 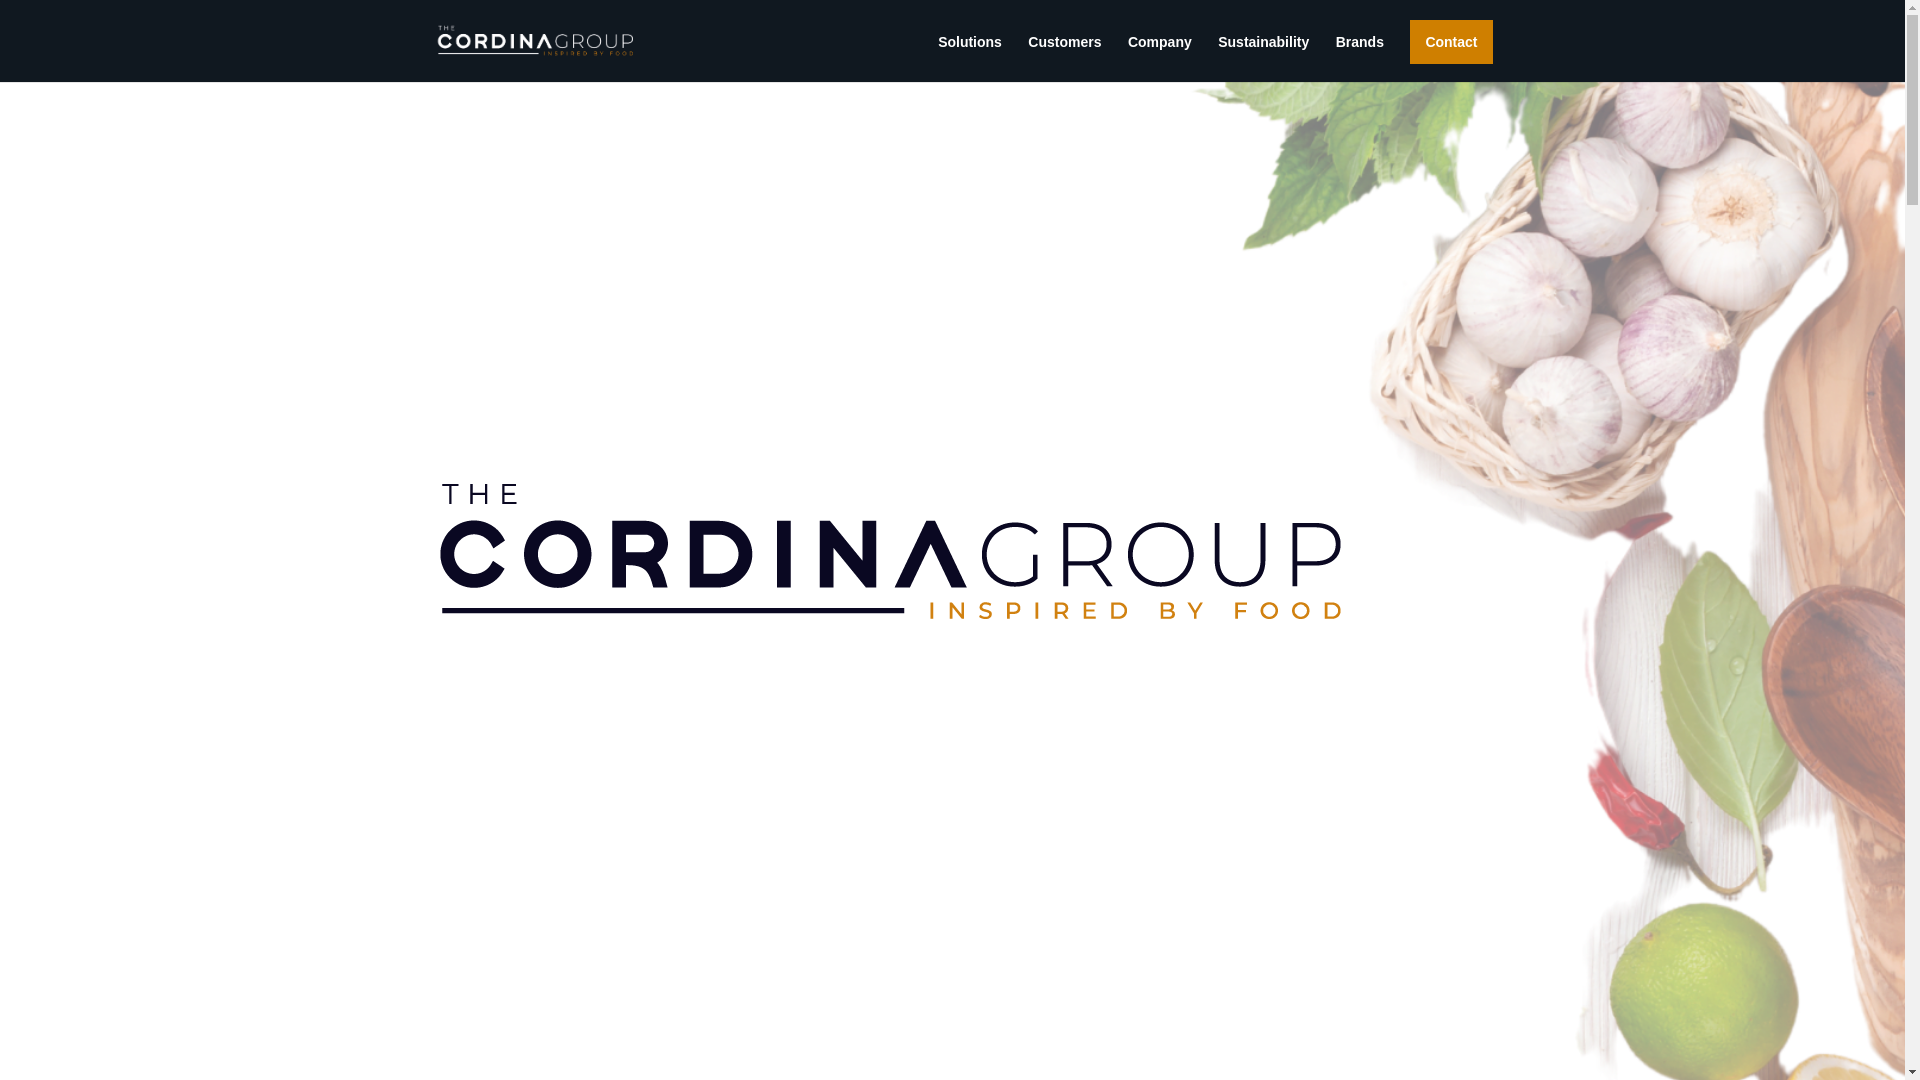 What do you see at coordinates (1217, 57) in the screenshot?
I see `'Sustainability'` at bounding box center [1217, 57].